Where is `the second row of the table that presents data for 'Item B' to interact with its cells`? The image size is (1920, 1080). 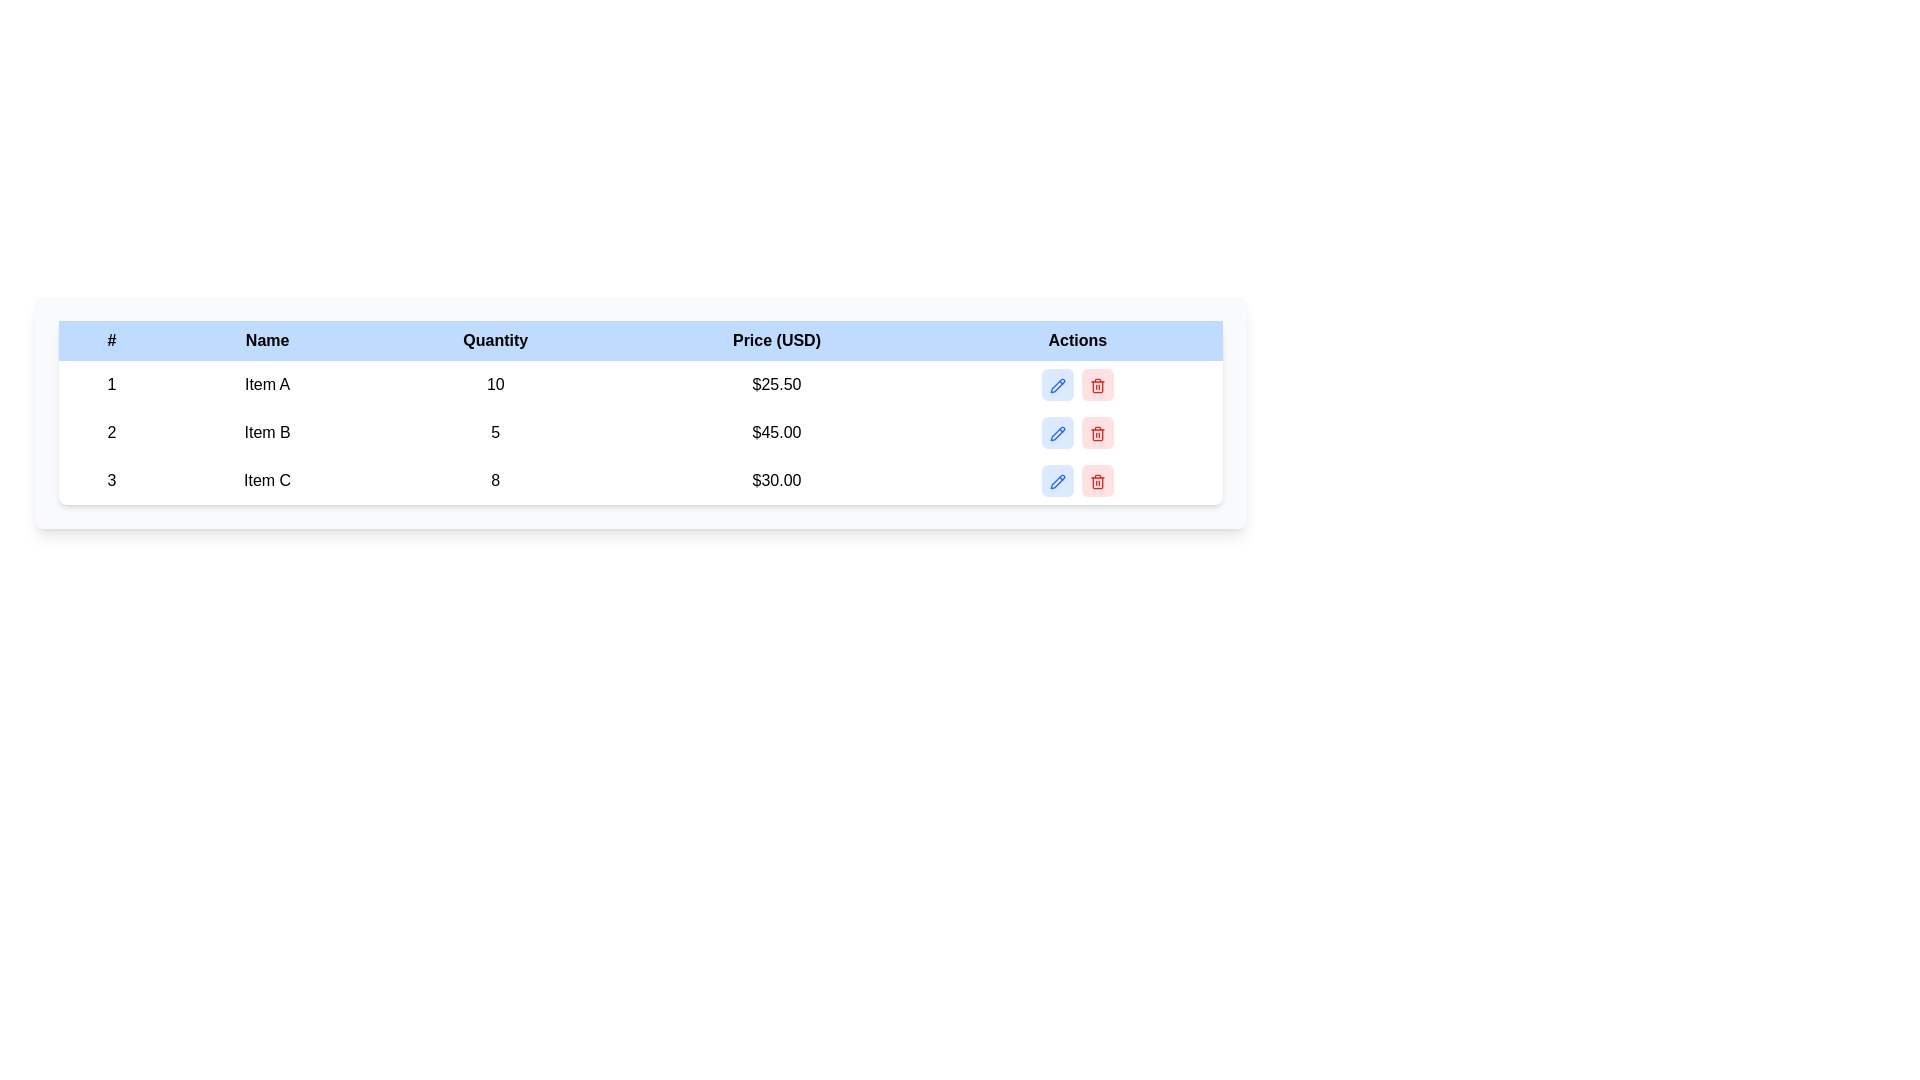
the second row of the table that presents data for 'Item B' to interact with its cells is located at coordinates (641, 431).